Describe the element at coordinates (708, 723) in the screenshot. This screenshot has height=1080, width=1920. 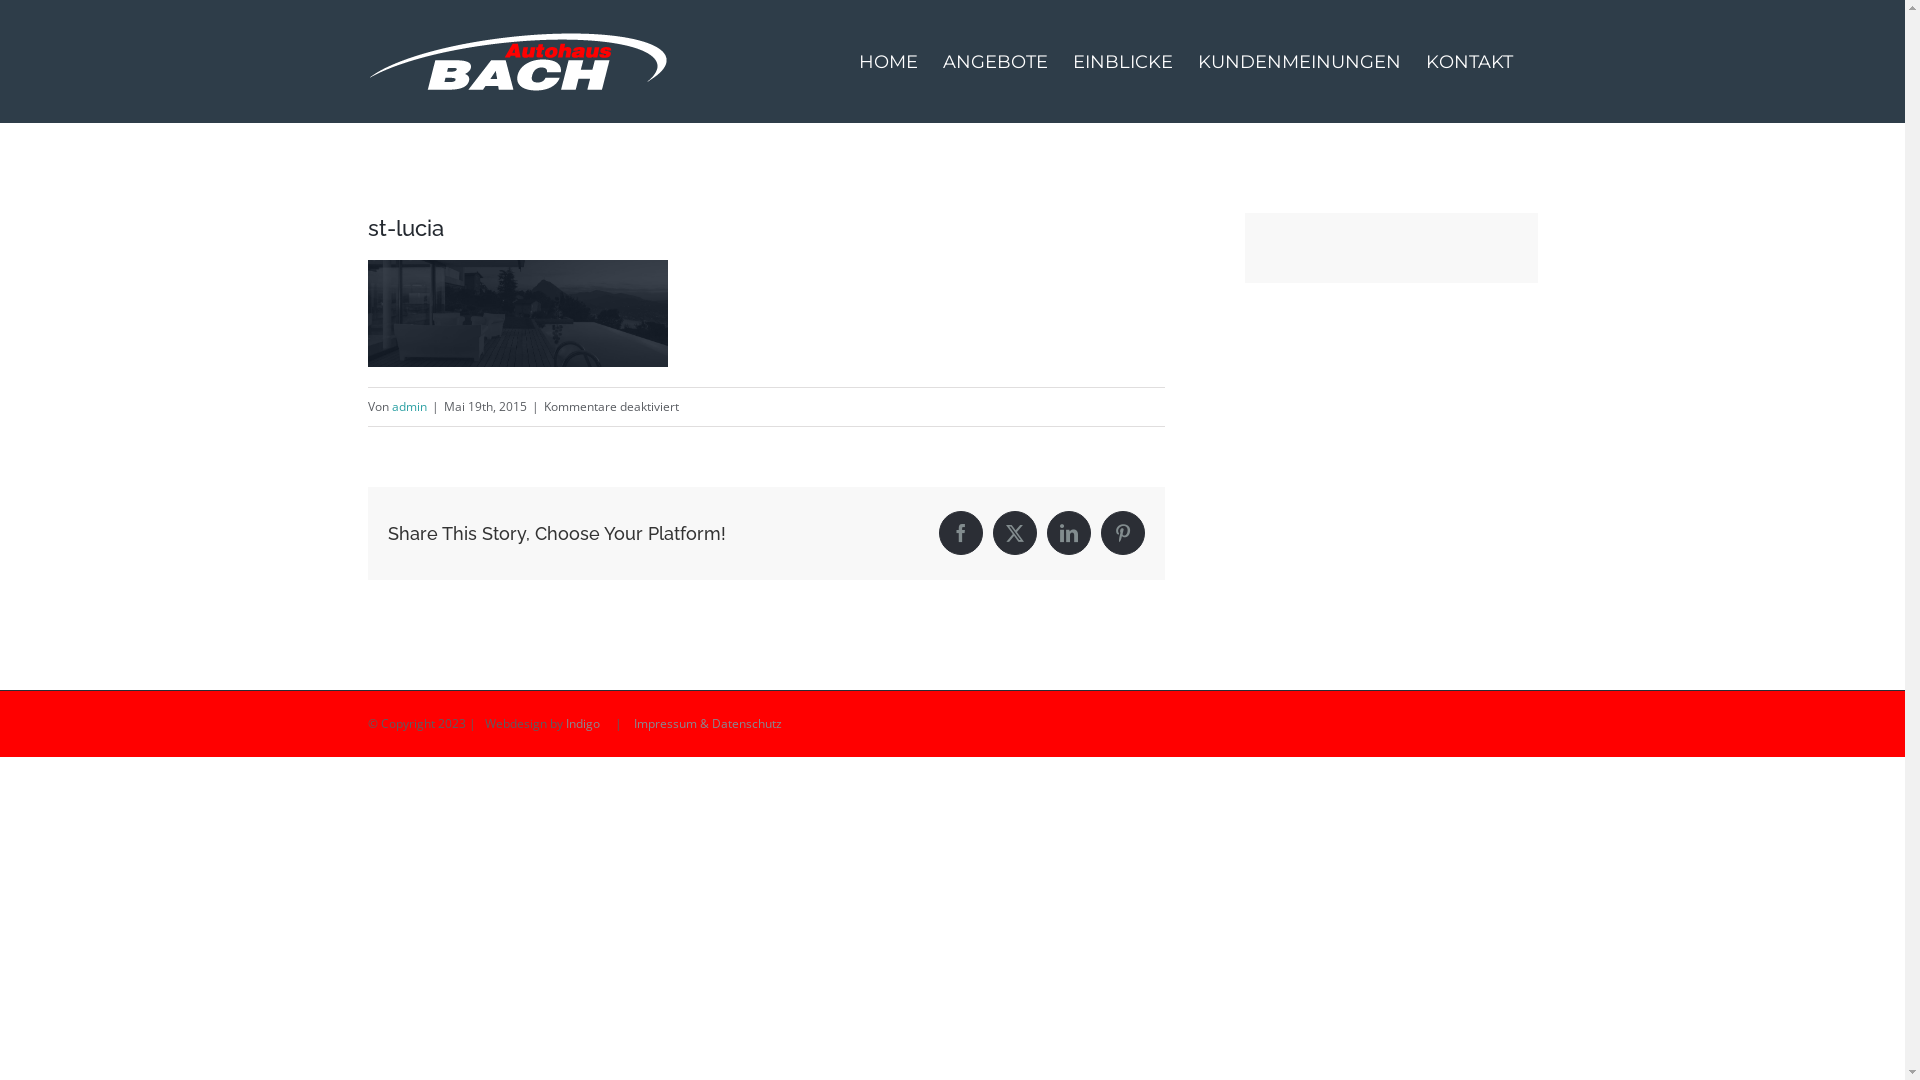
I see `'Impressum & Datenschutz'` at that location.